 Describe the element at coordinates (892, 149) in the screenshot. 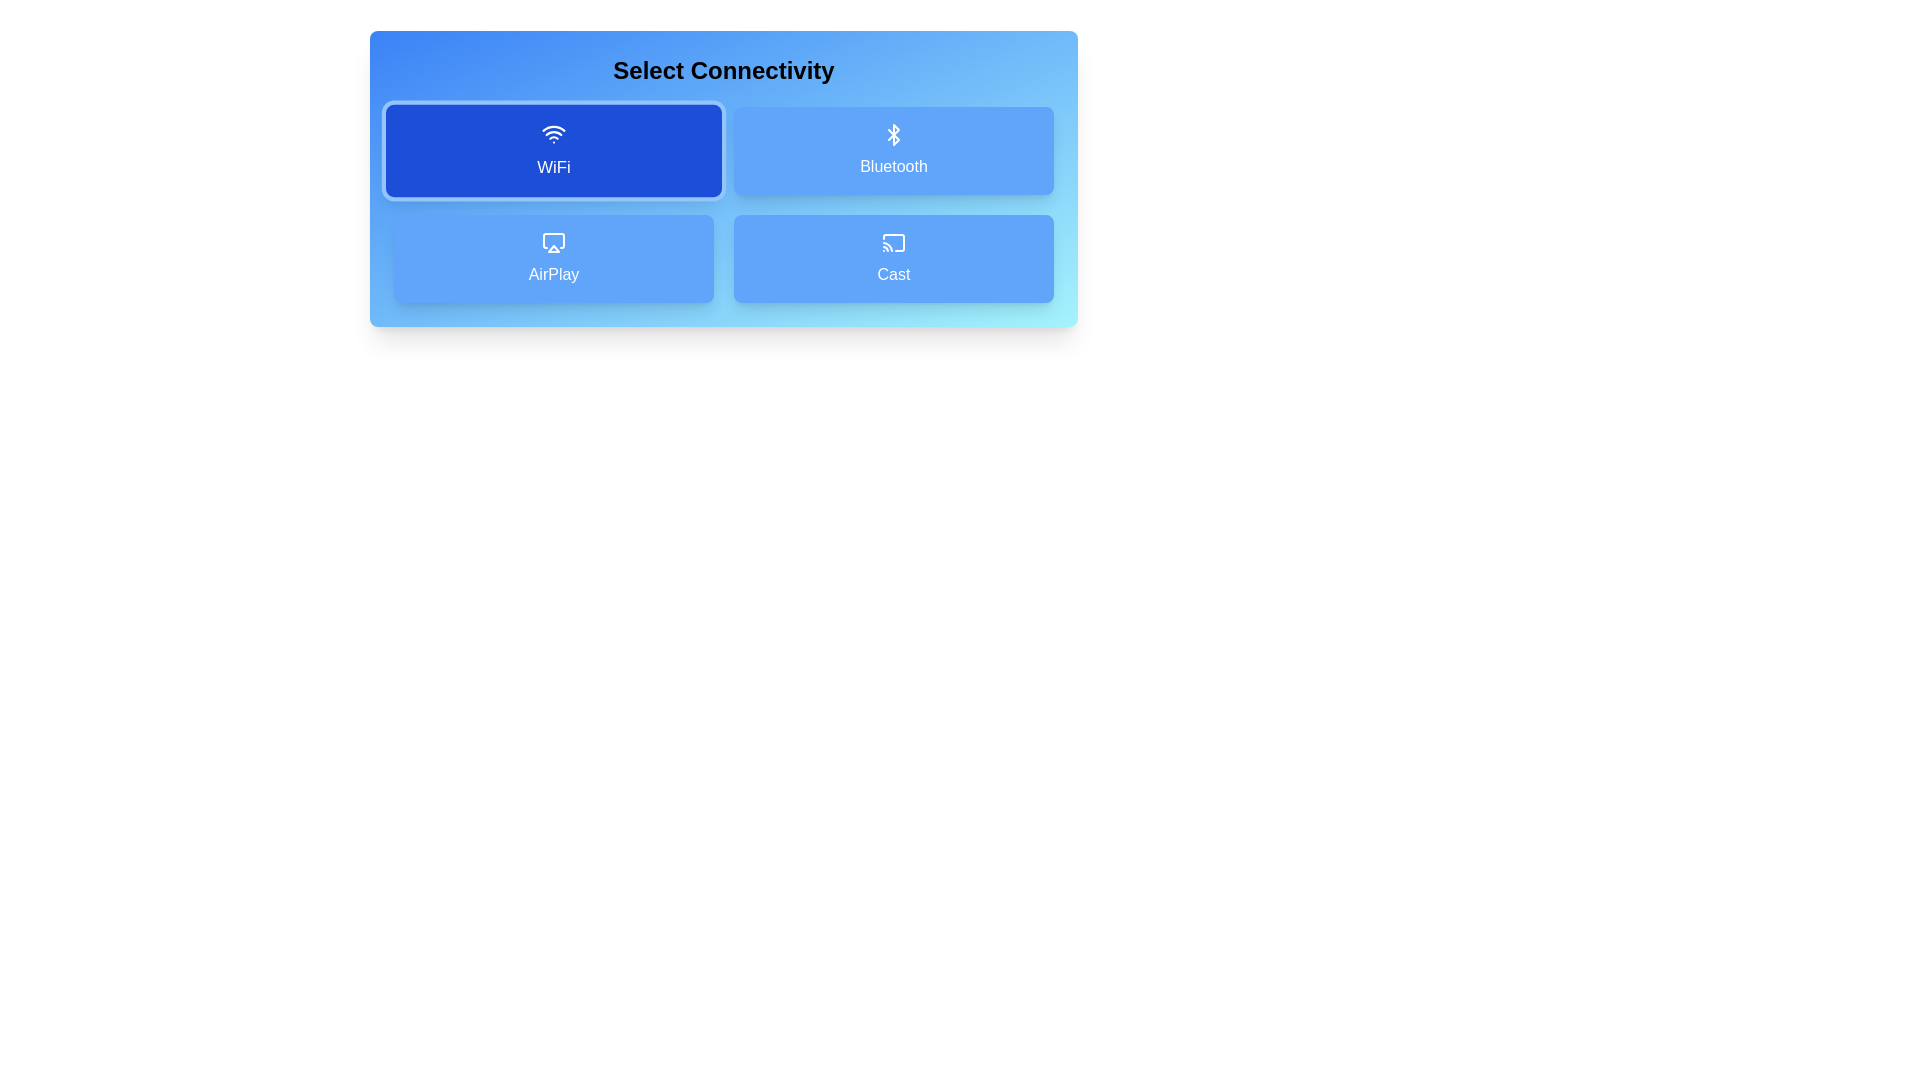

I see `the Bluetooth button to select the desired connectivity option` at that location.